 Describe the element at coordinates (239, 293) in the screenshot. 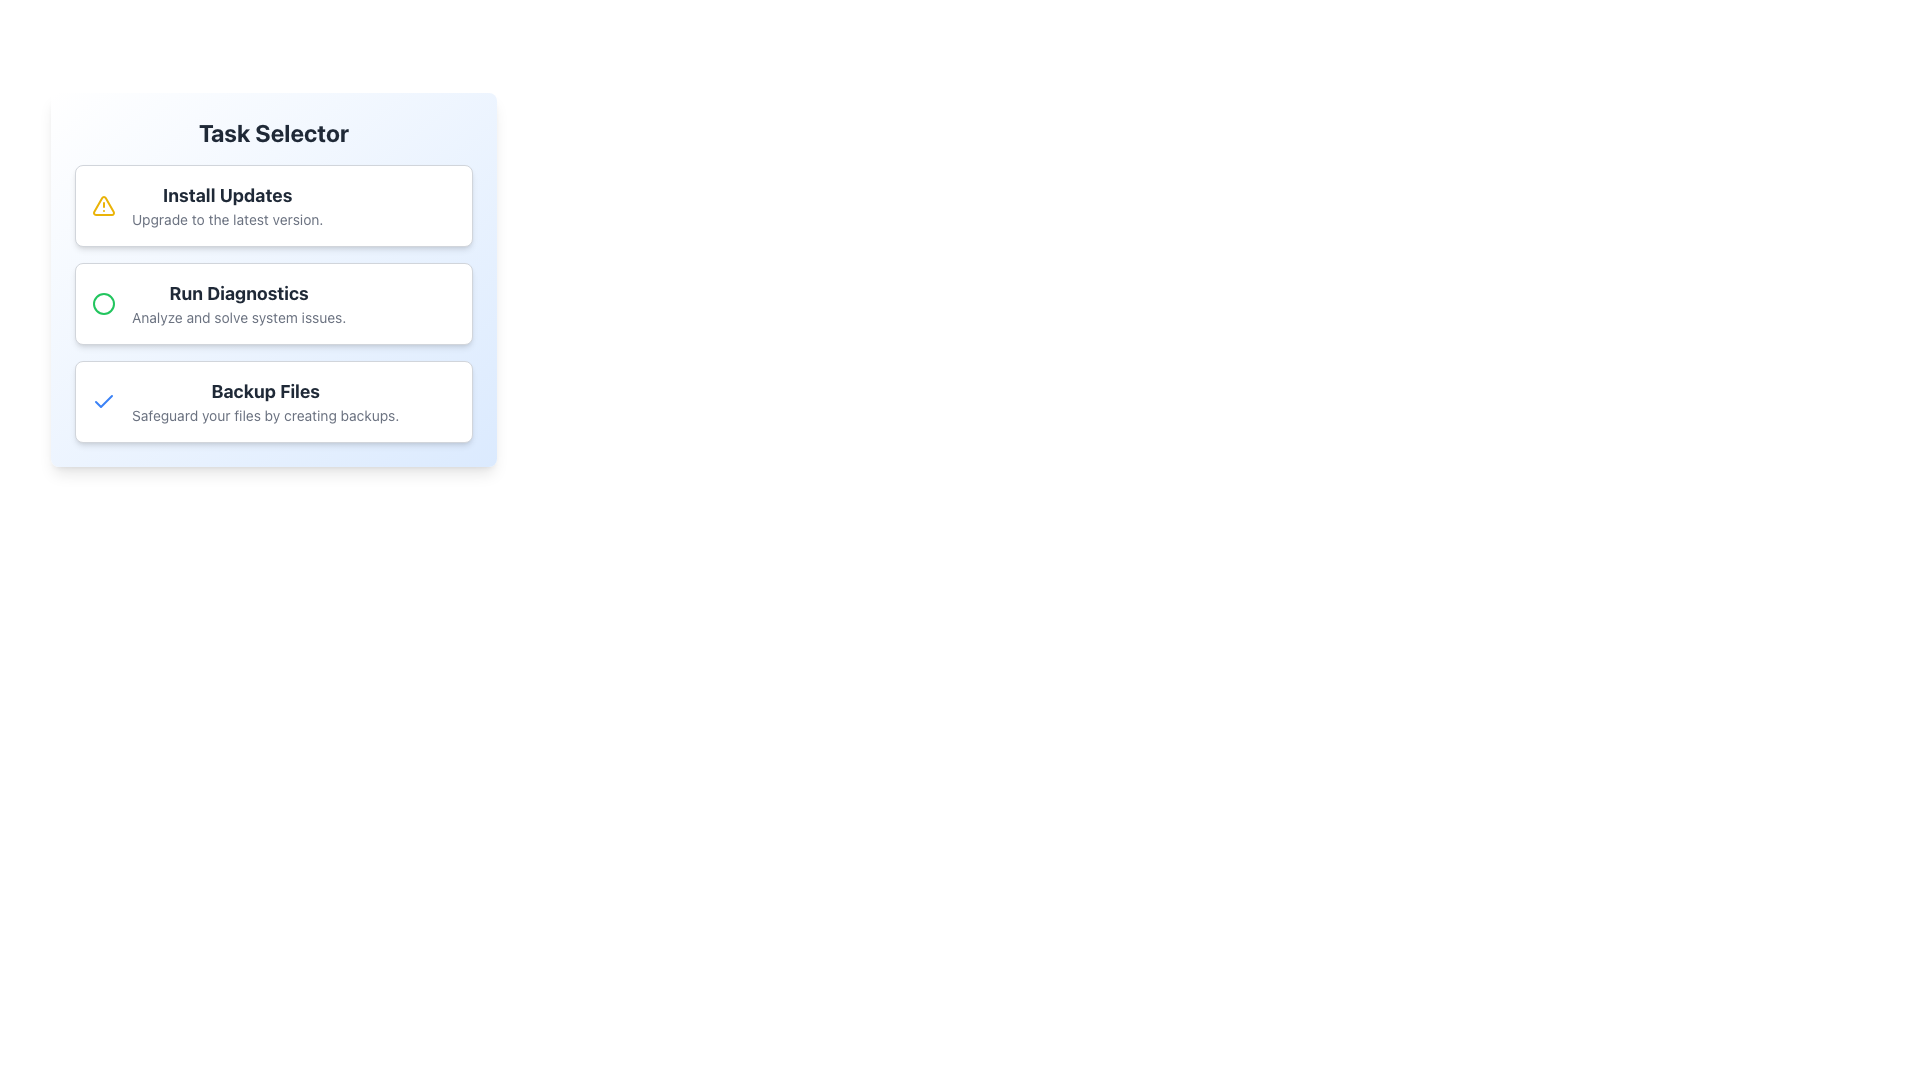

I see `the text label that identifies the purpose or title of the related action, positioned above the text 'Analyze and solve system issues.' and below 'Install Updates.' in a card-like structure` at that location.